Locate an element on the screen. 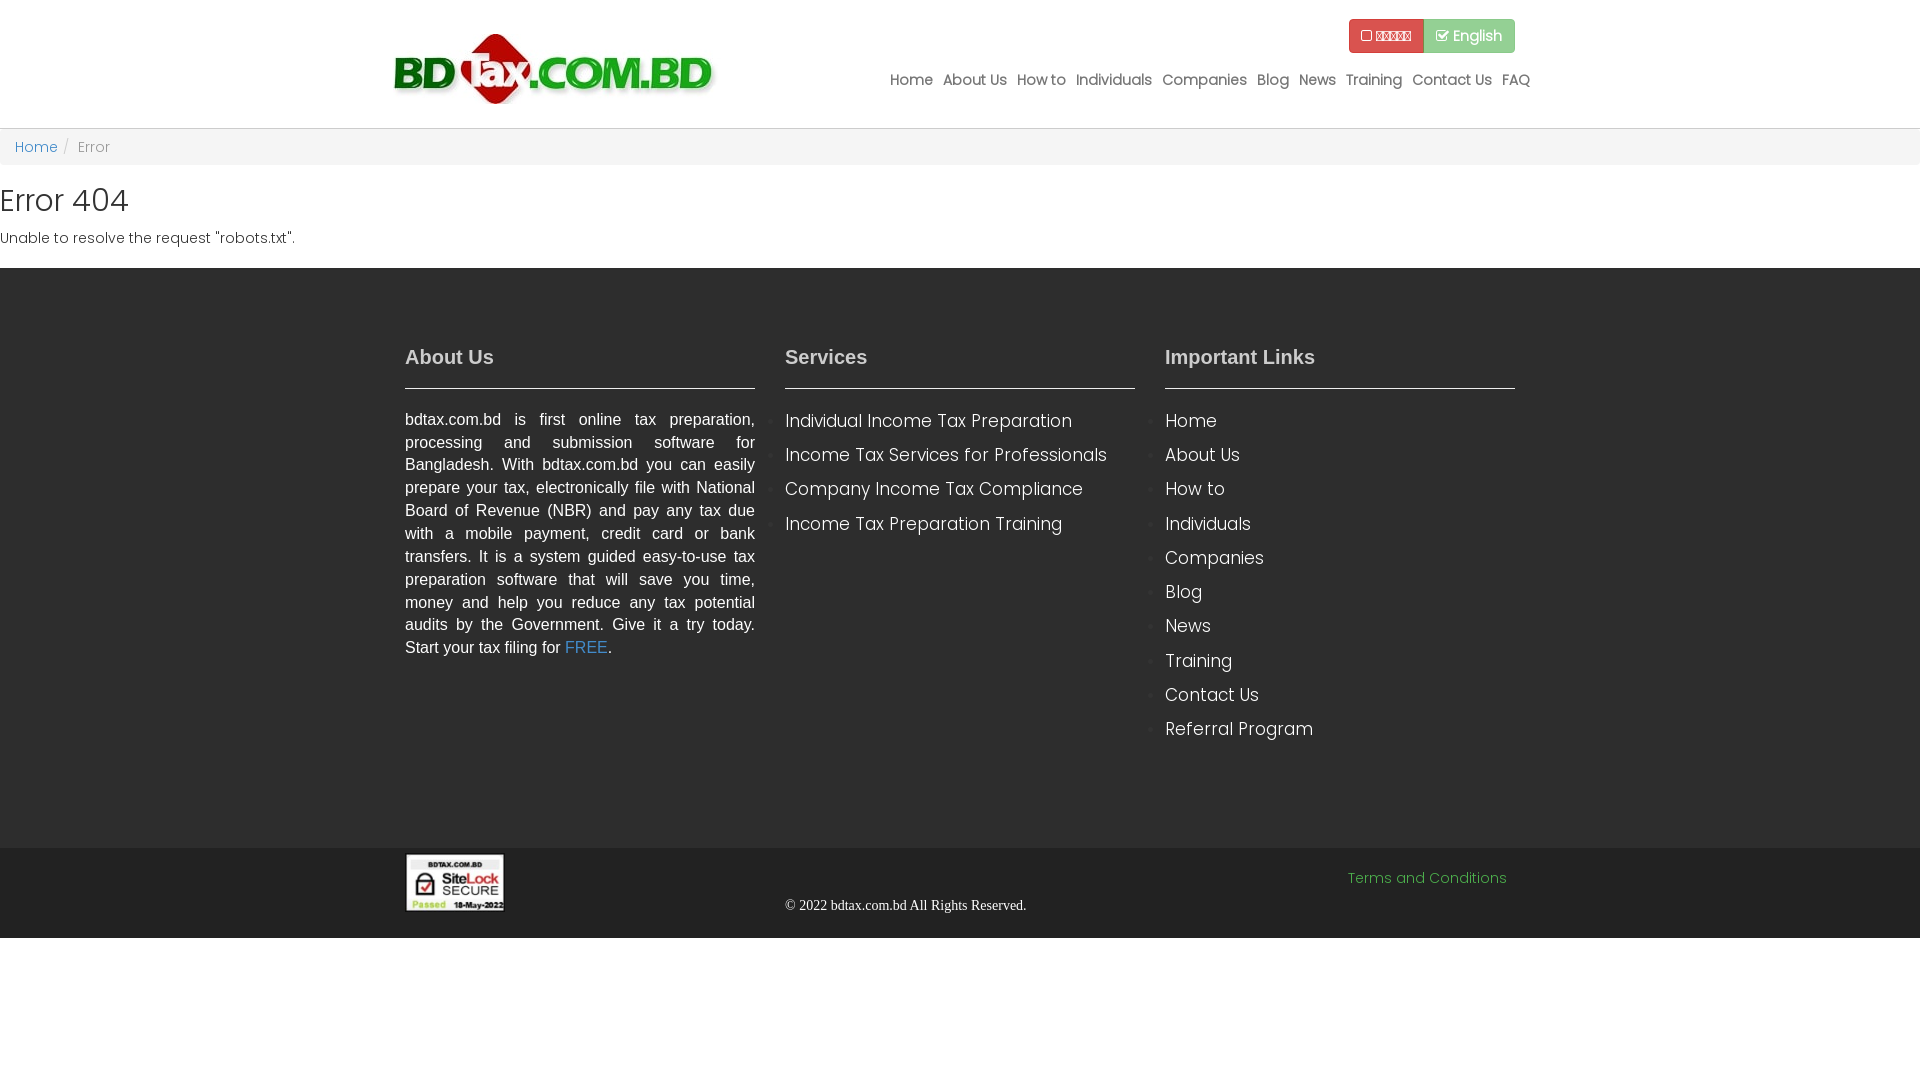 The height and width of the screenshot is (1080, 1920). 'Blog' is located at coordinates (1339, 590).